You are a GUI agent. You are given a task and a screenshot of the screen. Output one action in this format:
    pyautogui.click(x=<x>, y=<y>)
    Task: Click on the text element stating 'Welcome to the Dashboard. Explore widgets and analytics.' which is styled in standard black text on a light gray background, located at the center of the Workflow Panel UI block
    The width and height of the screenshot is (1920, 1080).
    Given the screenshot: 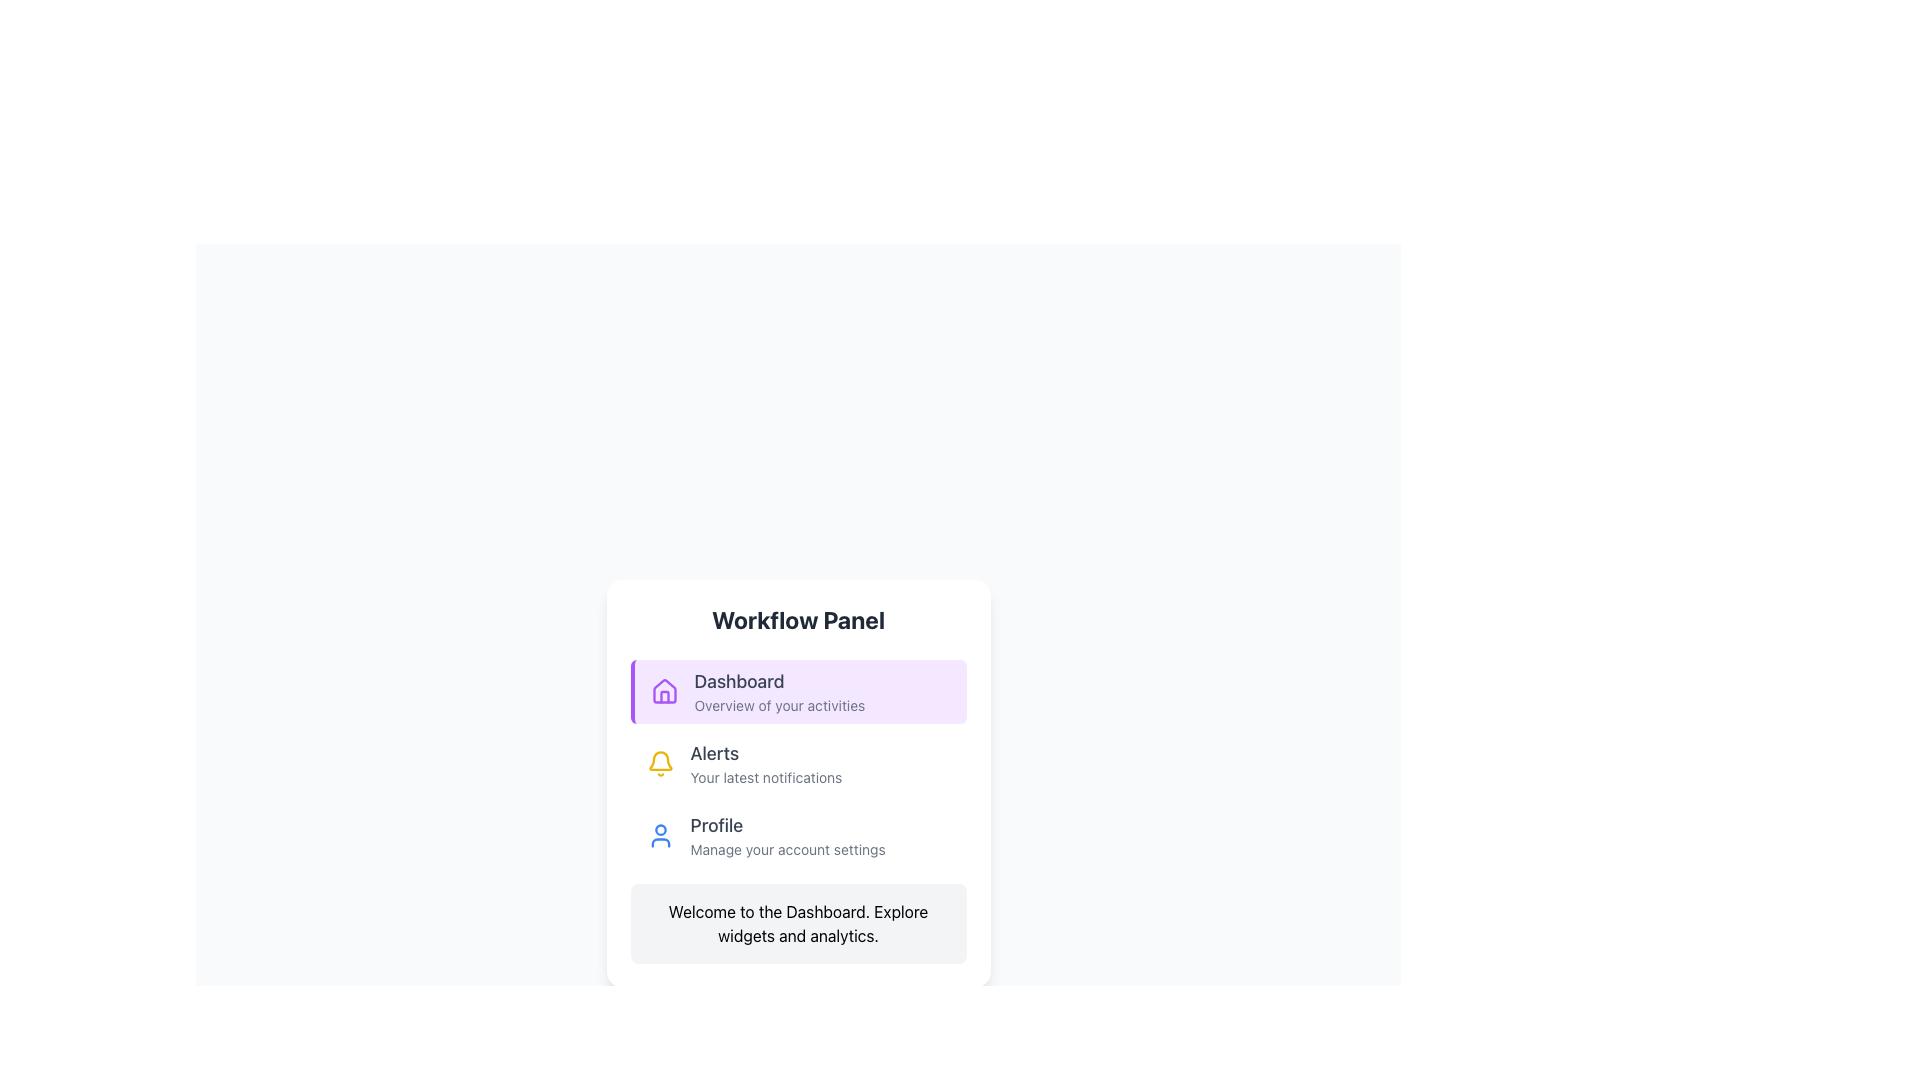 What is the action you would take?
    pyautogui.click(x=797, y=924)
    